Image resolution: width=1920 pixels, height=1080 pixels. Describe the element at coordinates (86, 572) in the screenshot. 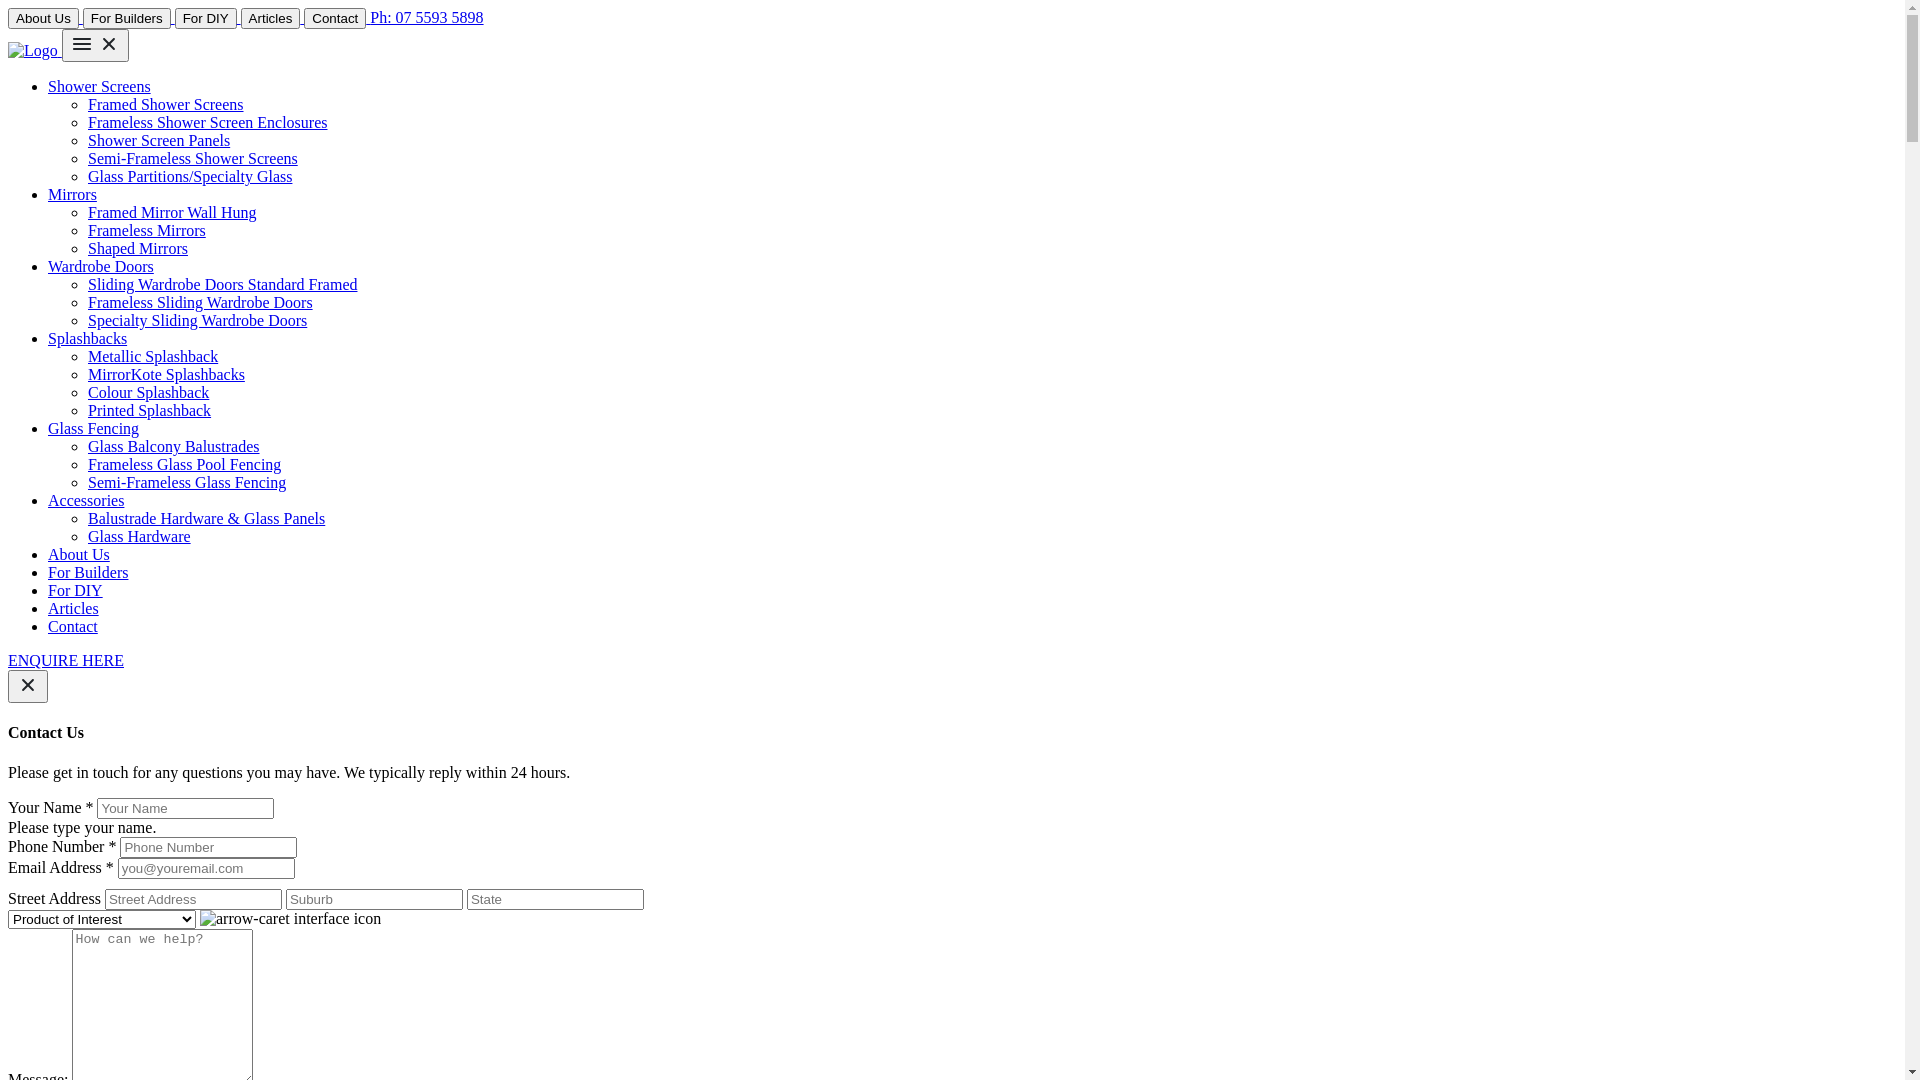

I see `'For Builders'` at that location.